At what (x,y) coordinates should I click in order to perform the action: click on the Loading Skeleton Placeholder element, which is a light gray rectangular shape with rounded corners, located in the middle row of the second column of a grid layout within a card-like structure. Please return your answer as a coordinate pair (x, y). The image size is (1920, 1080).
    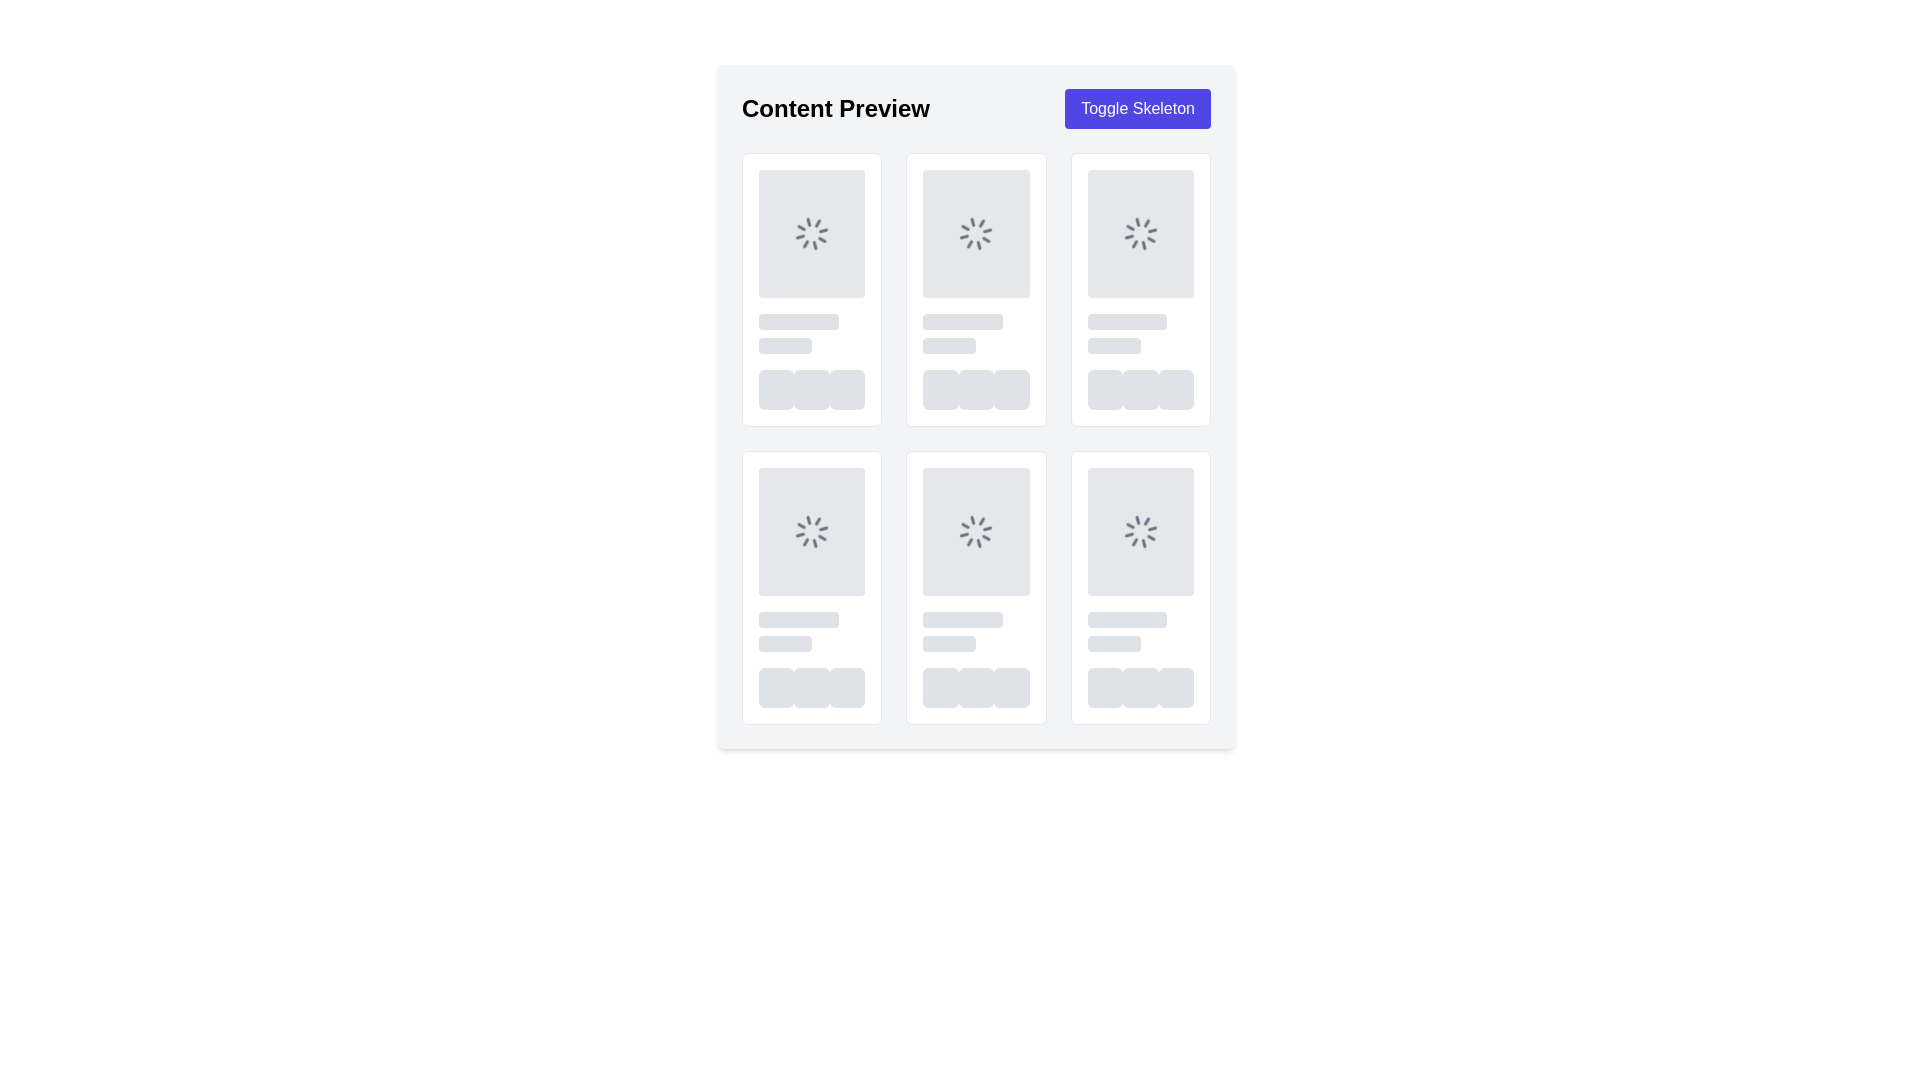
    Looking at the image, I should click on (812, 632).